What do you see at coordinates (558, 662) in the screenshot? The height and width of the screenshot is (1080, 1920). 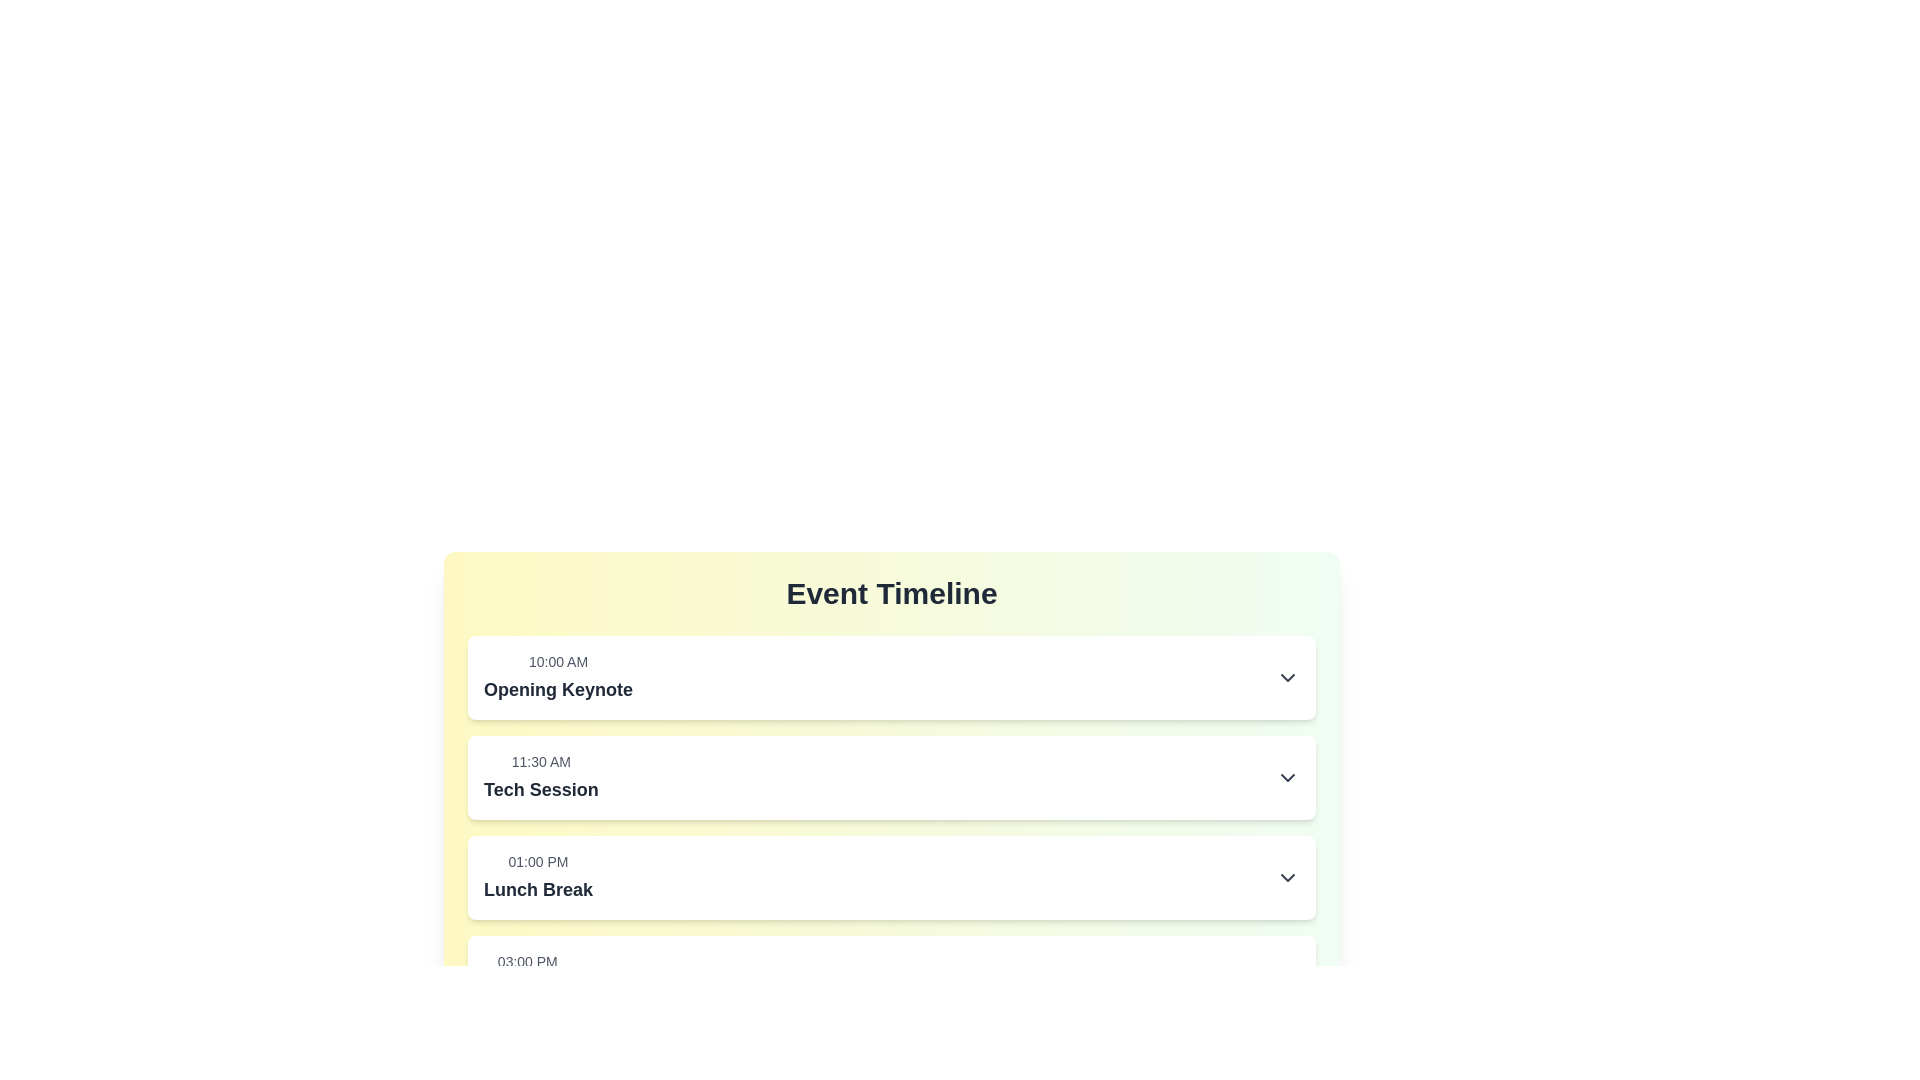 I see `the text element that provides the timestamp for 'Opening Keynote', located at the top-left corner of the card-like structure on the event timeline` at bounding box center [558, 662].